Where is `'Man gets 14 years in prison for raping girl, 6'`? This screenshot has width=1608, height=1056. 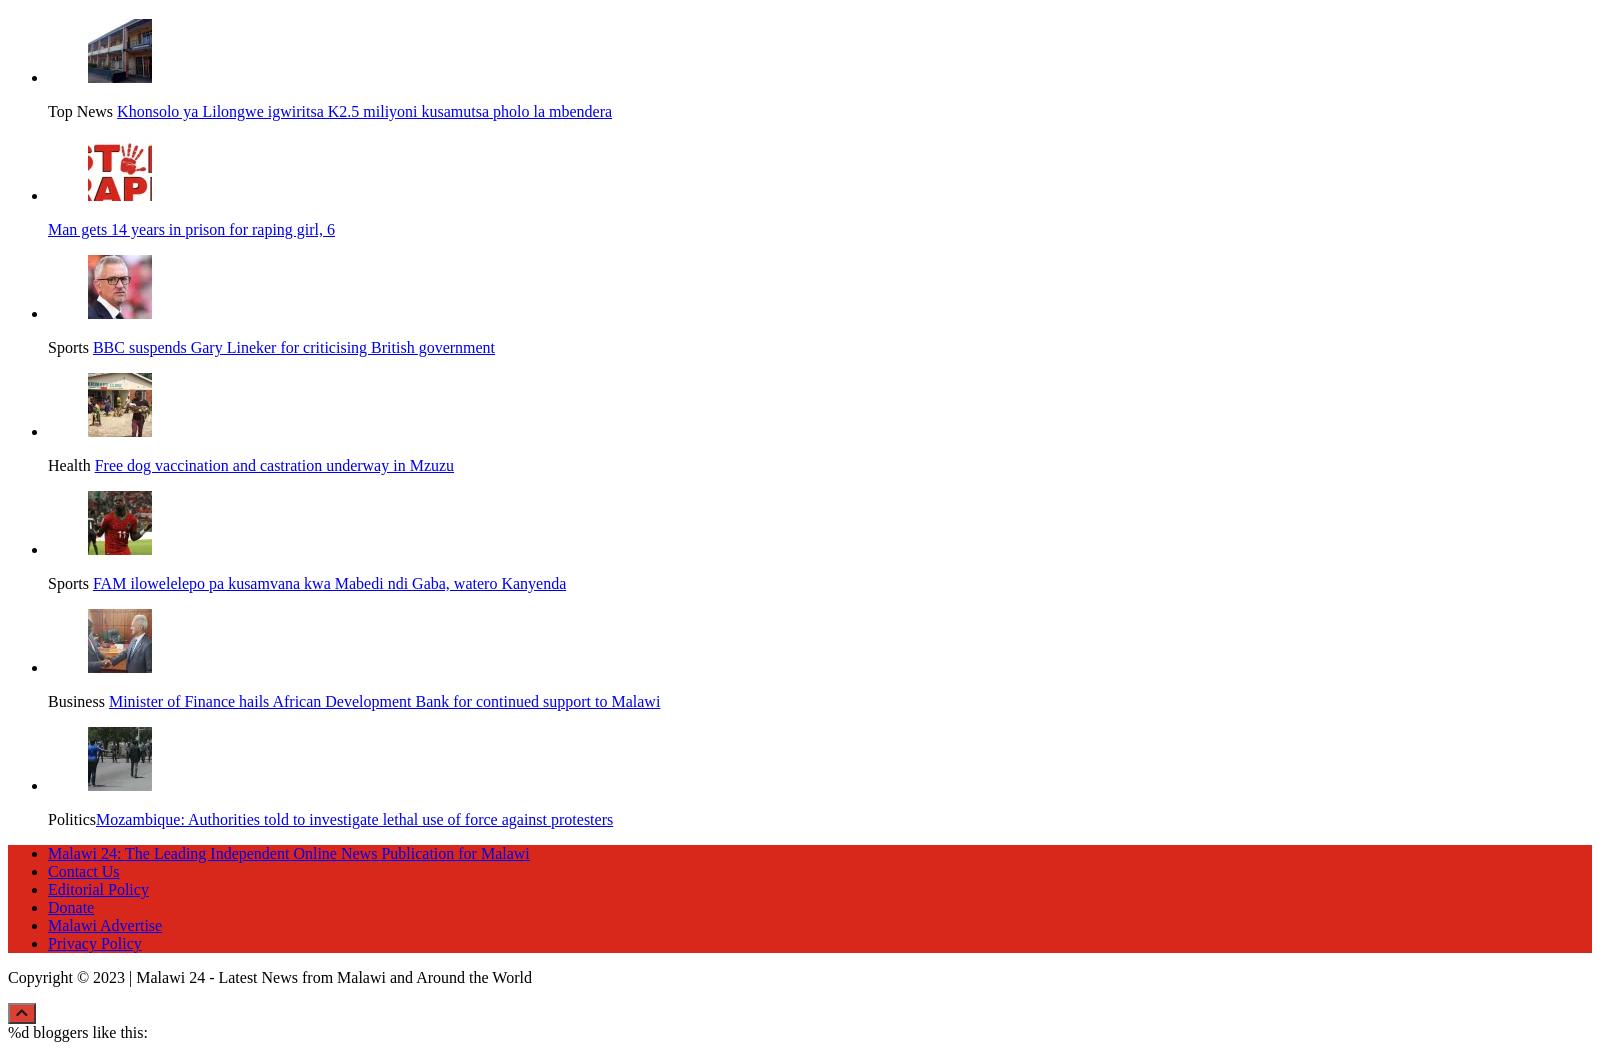 'Man gets 14 years in prison for raping girl, 6' is located at coordinates (190, 224).